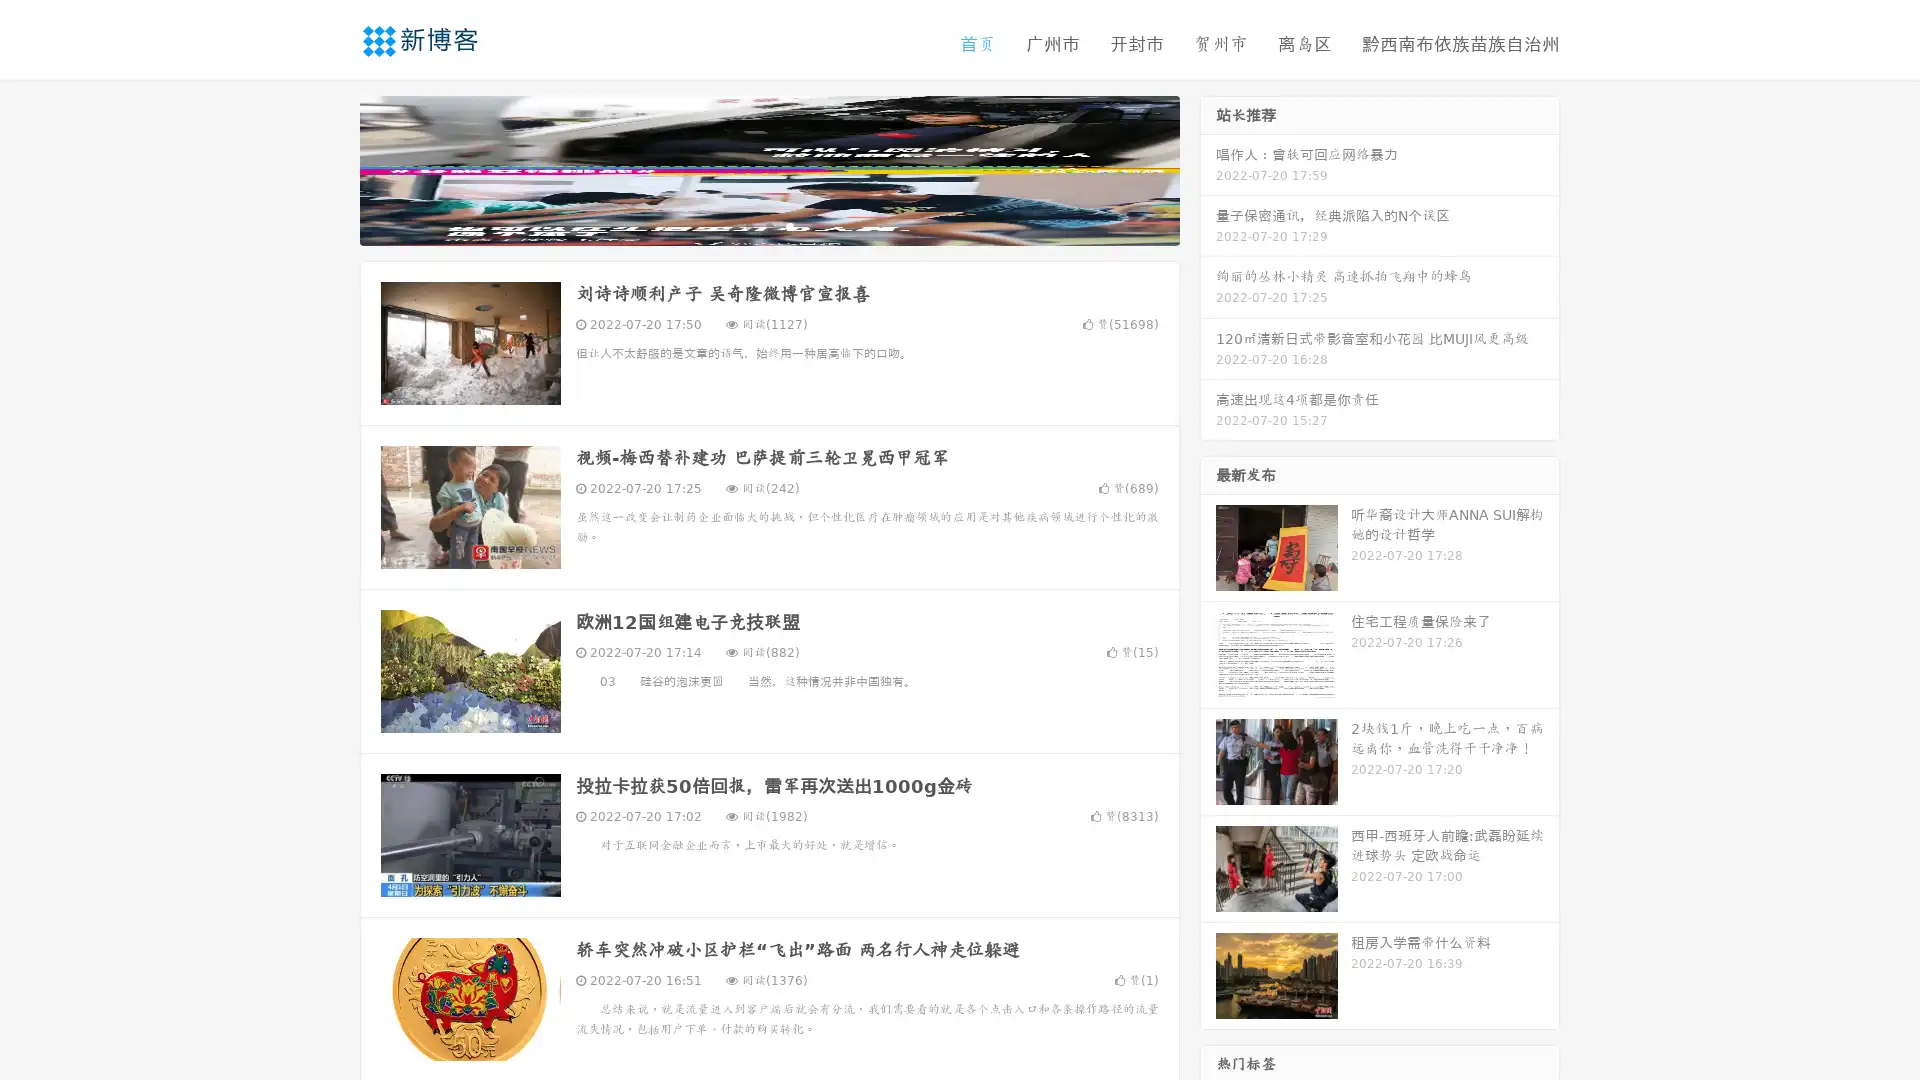  Describe the element at coordinates (330, 168) in the screenshot. I see `Previous slide` at that location.